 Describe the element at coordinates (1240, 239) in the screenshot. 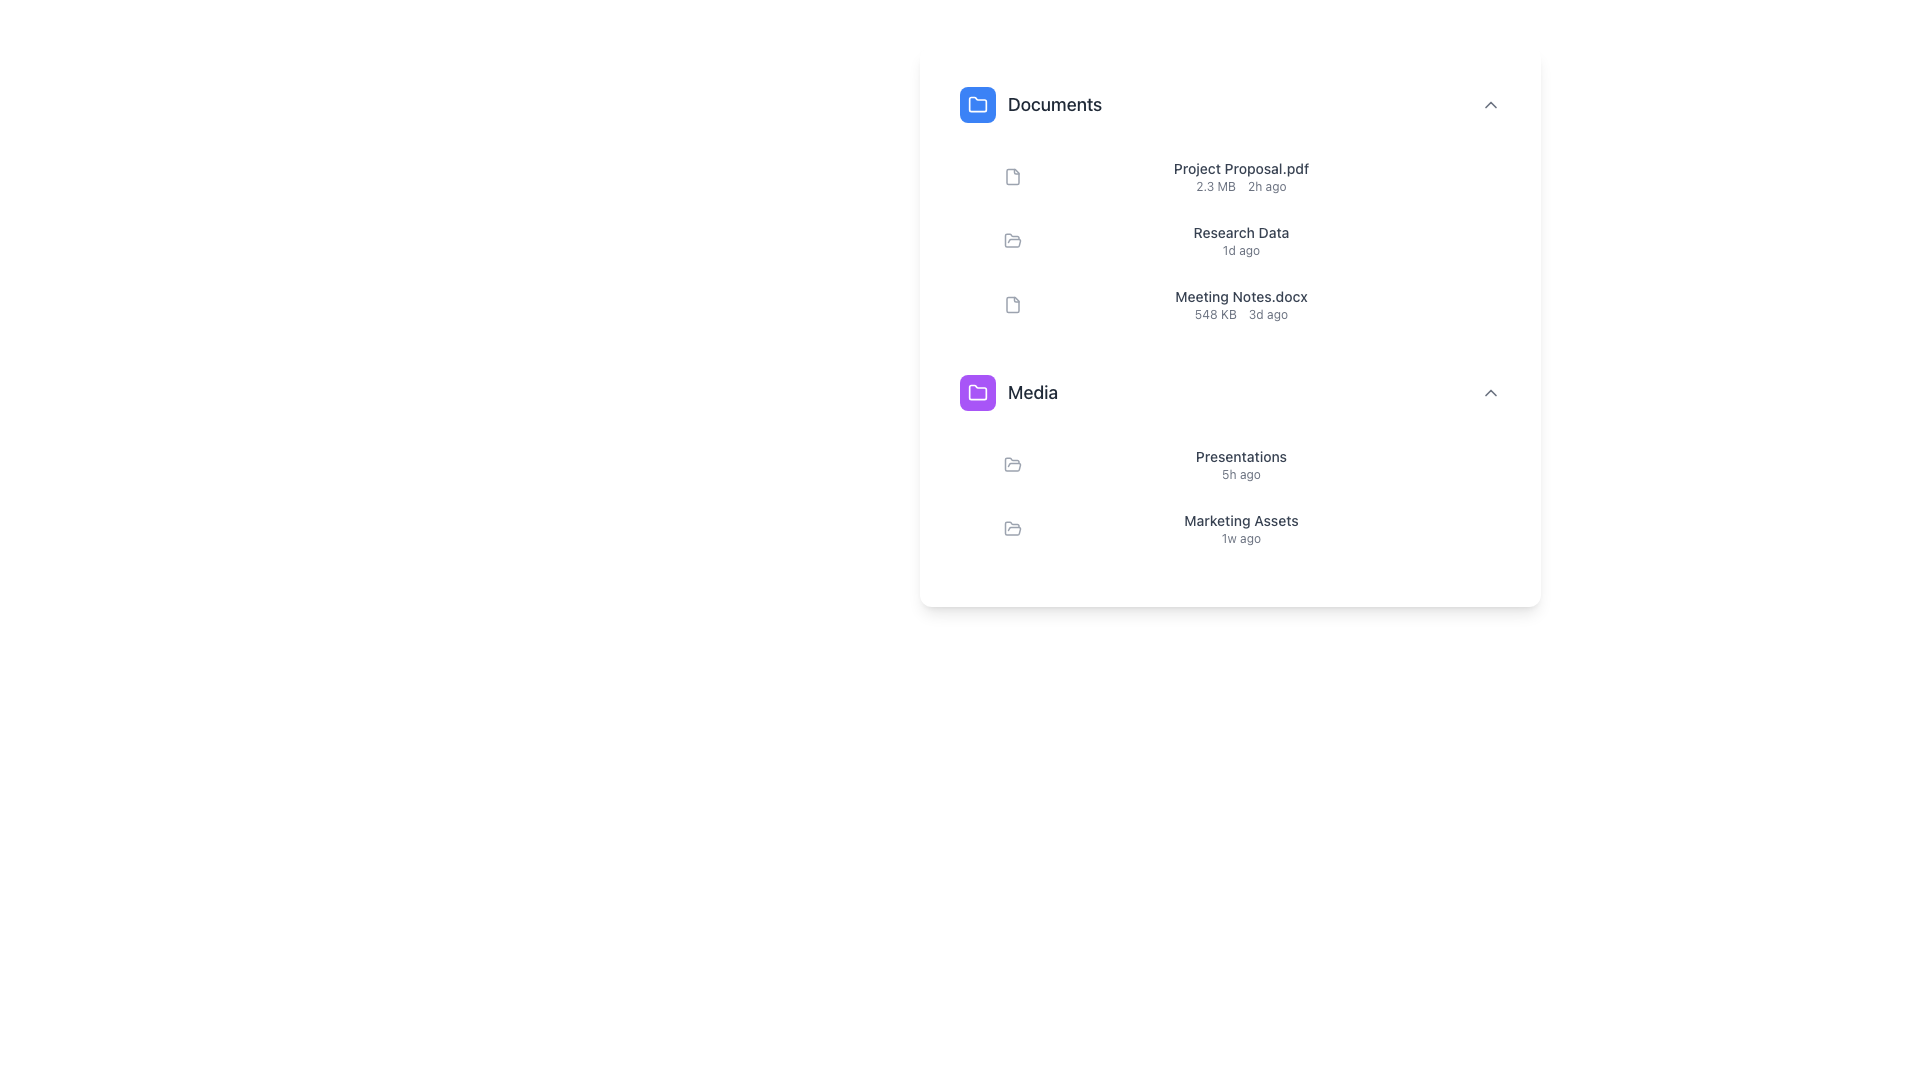

I see `the 'Research Data' text block with date metadata, which is located between 'Project Proposal.pdf' and 'Meeting Notes.docx'` at that location.